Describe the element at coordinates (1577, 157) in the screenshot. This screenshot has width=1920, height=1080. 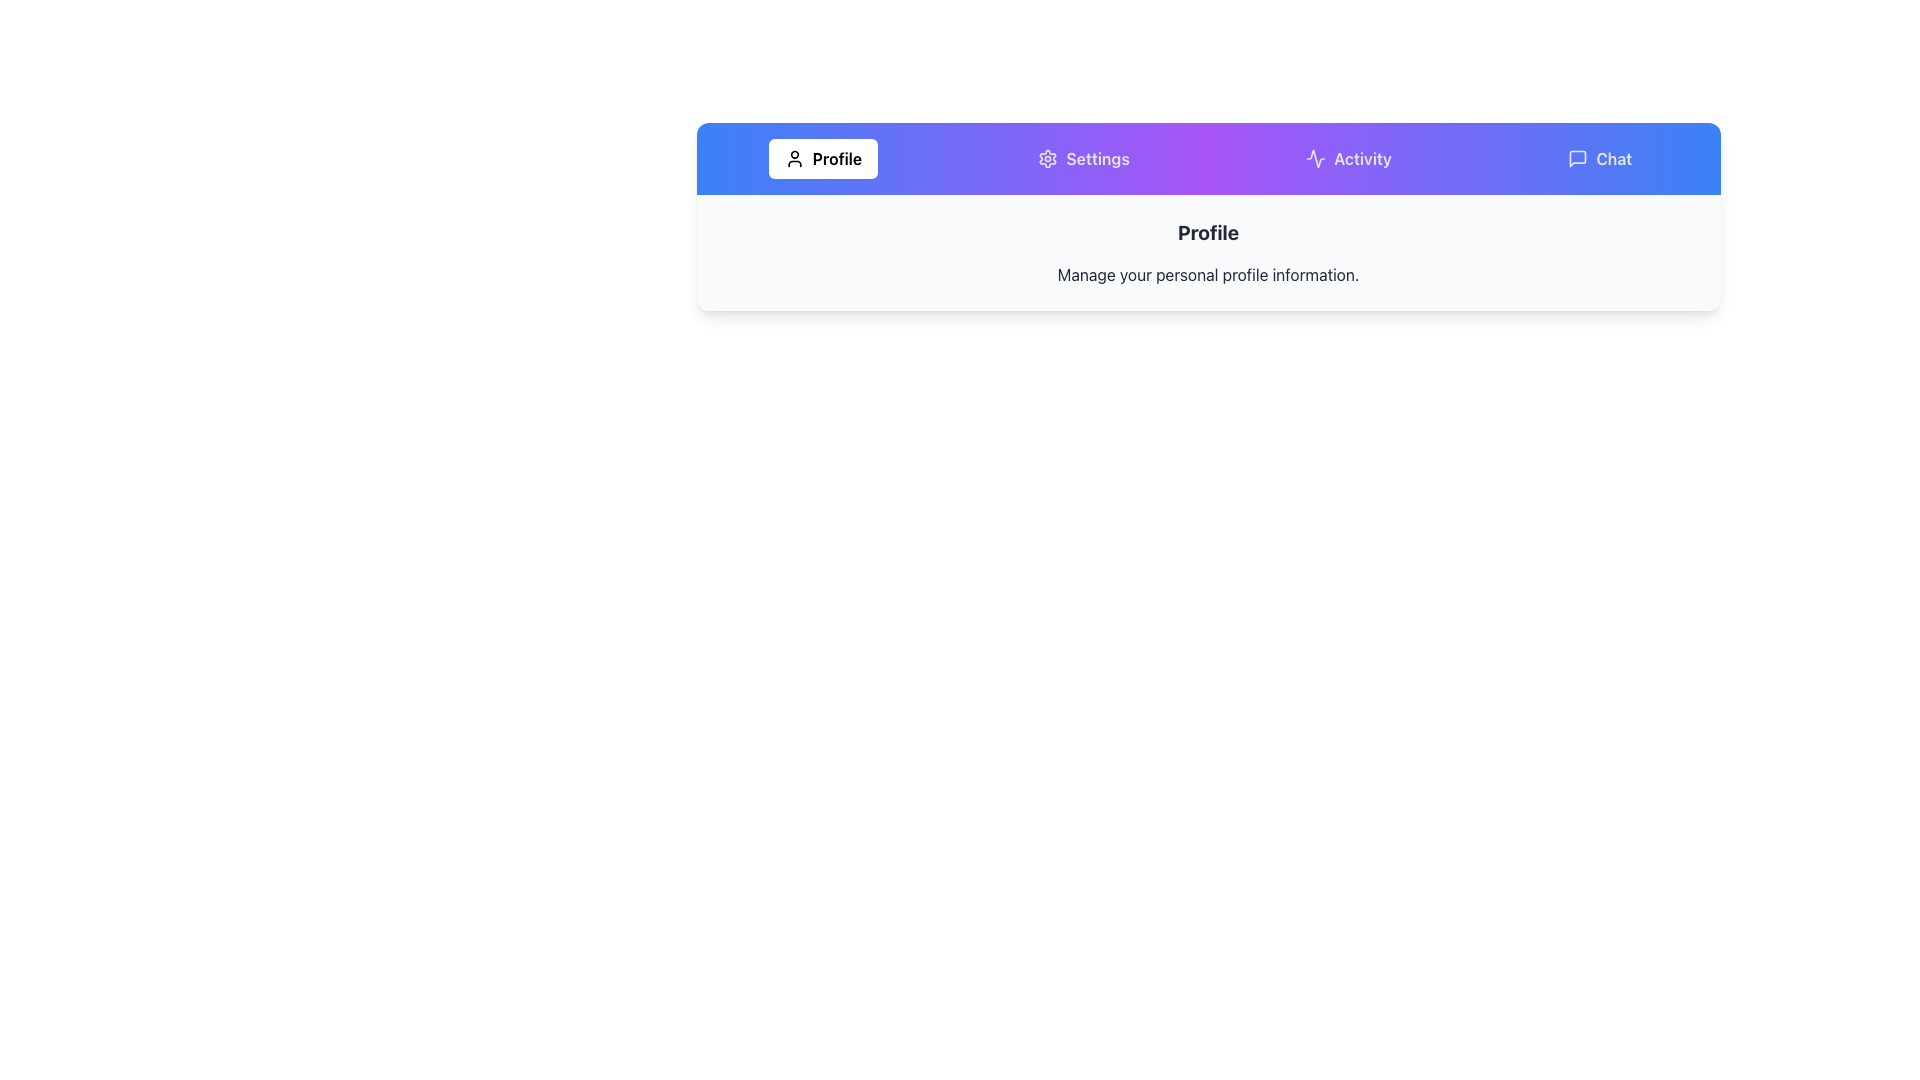
I see `the chat icon located to the left of the 'Chat' text label within the Chat button at the top-right corner of the interface` at that location.